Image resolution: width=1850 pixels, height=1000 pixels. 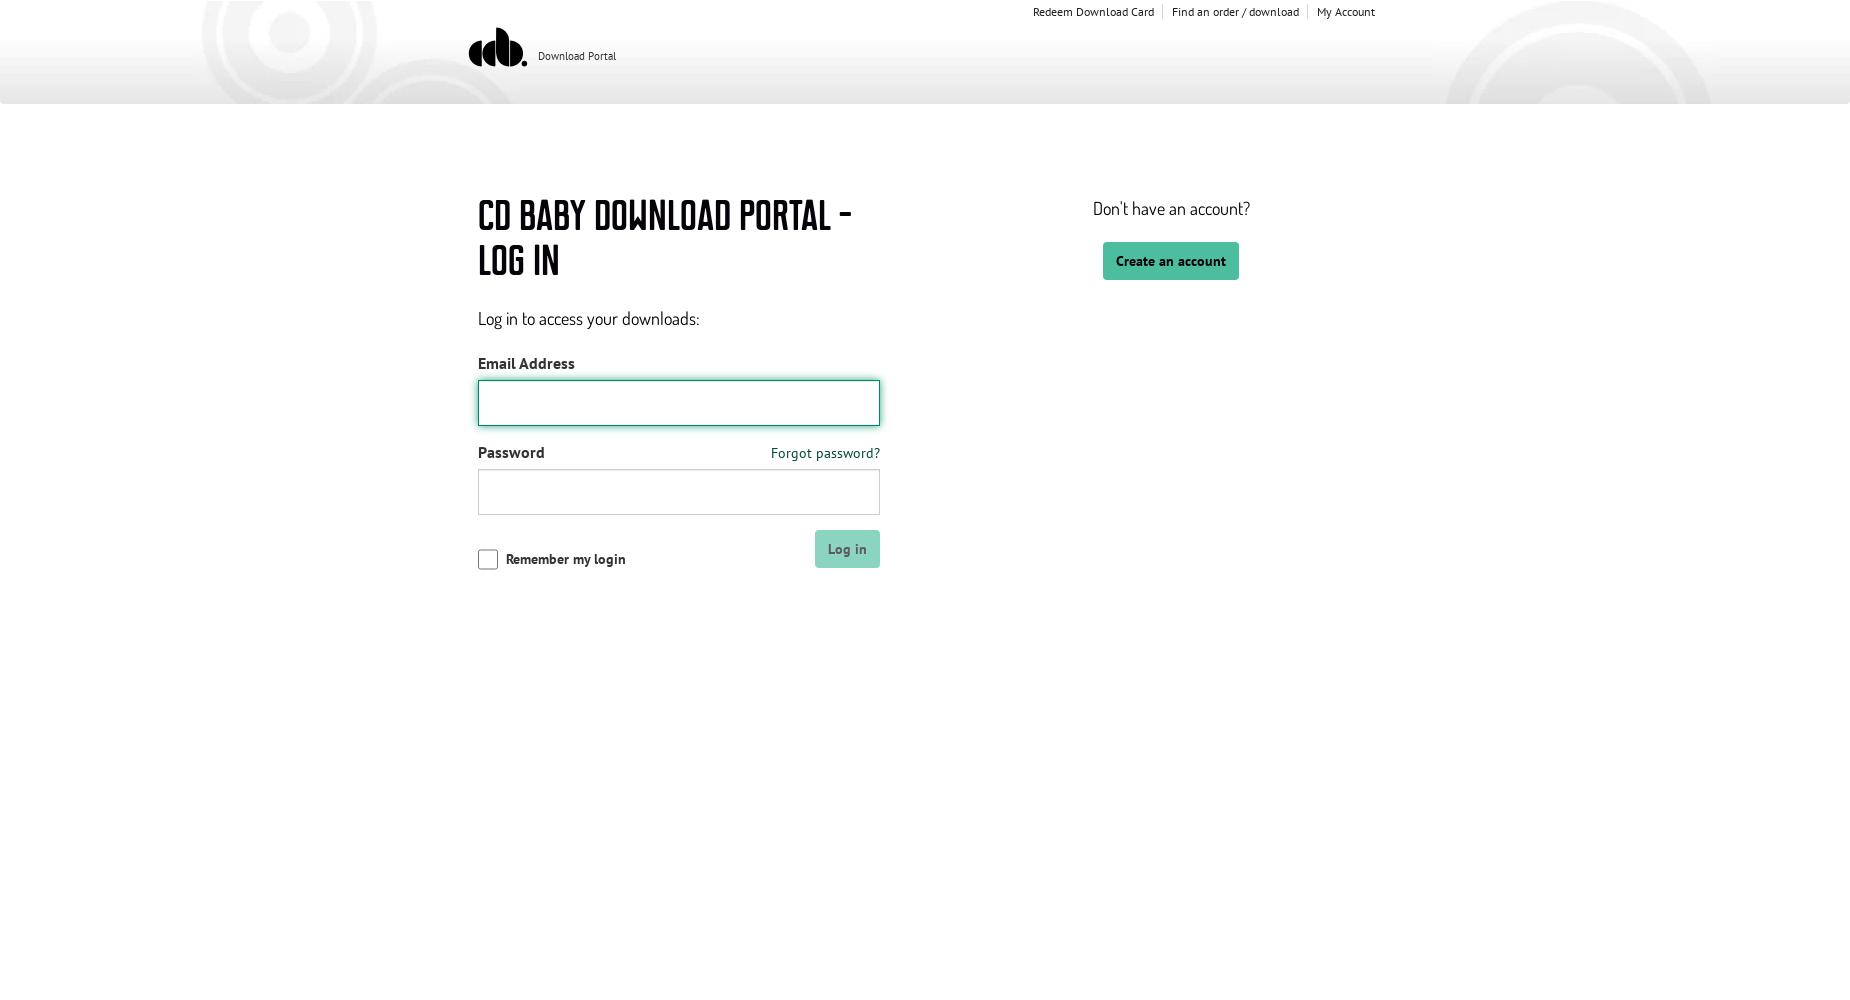 What do you see at coordinates (825, 451) in the screenshot?
I see `'Forgot password?'` at bounding box center [825, 451].